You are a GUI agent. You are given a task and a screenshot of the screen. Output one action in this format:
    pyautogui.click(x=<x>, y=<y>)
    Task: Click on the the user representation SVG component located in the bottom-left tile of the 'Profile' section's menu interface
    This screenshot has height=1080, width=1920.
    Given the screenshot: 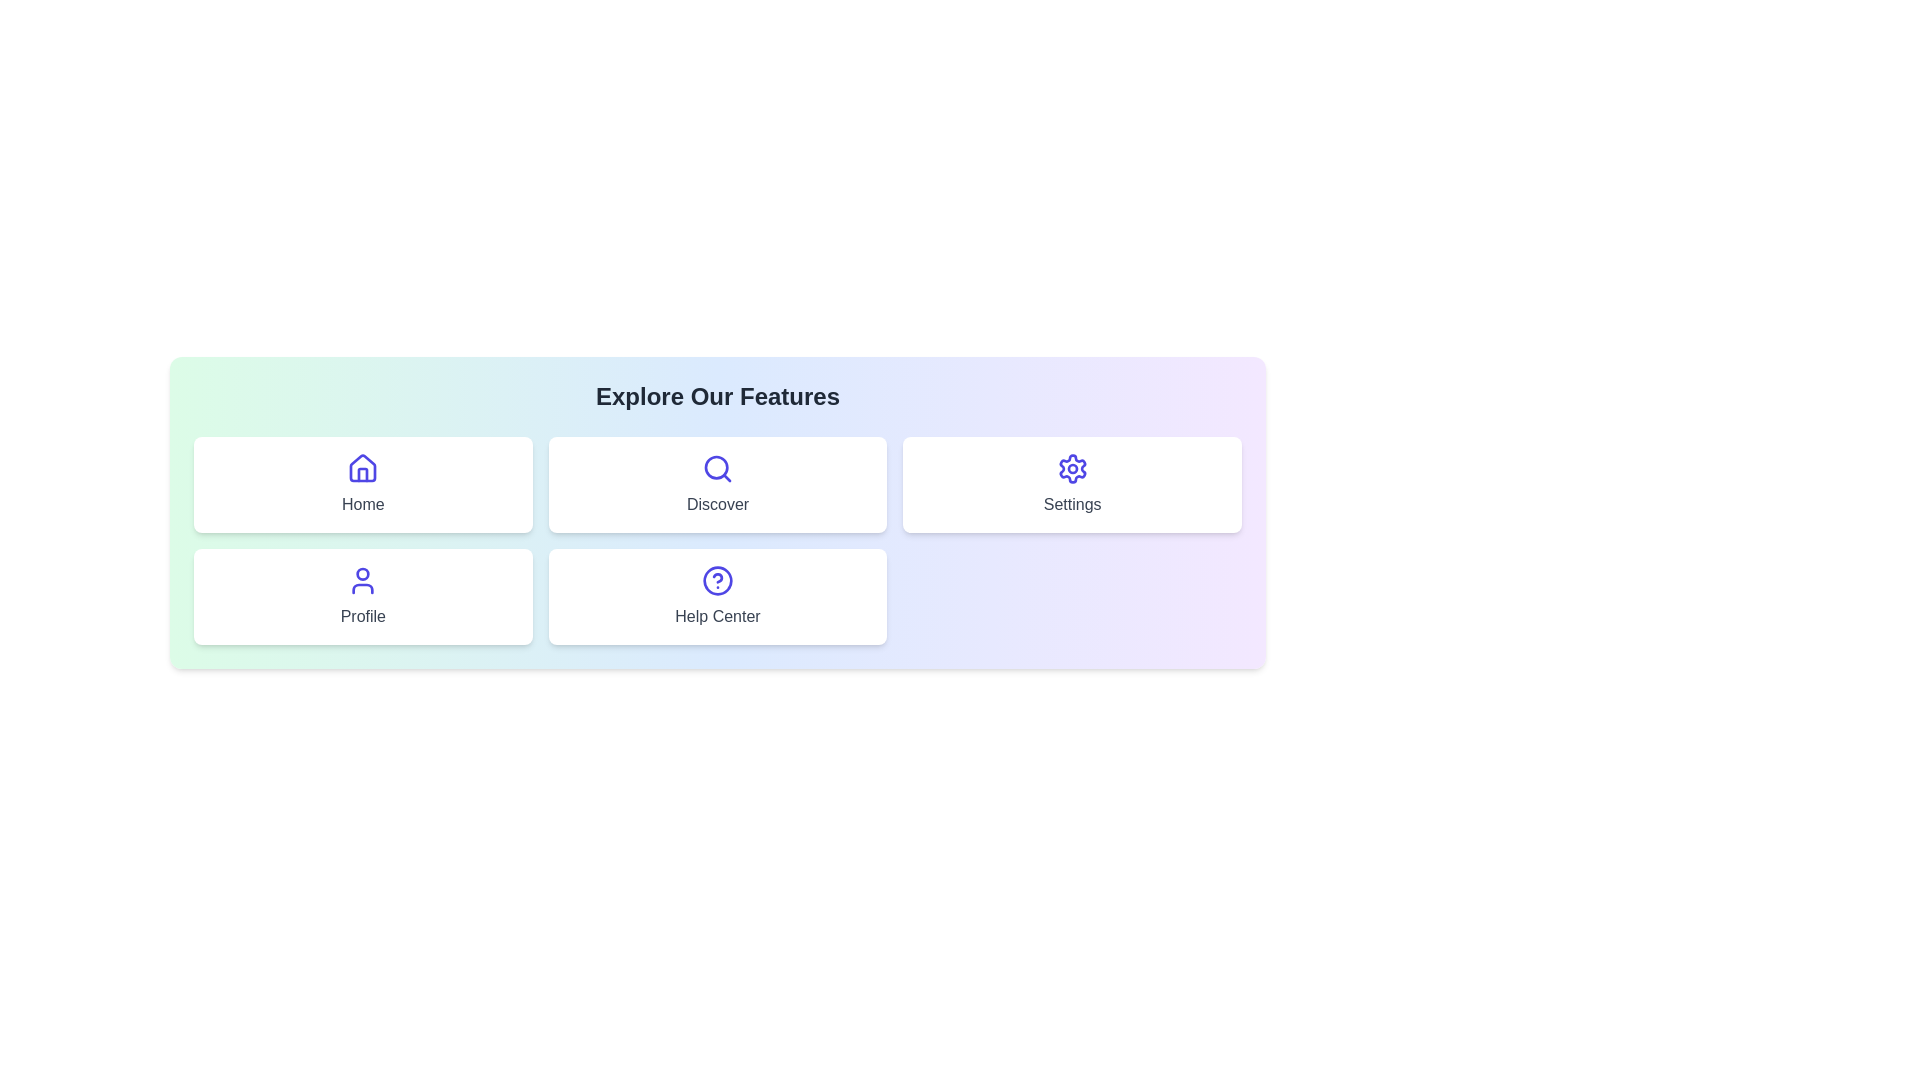 What is the action you would take?
    pyautogui.click(x=363, y=574)
    